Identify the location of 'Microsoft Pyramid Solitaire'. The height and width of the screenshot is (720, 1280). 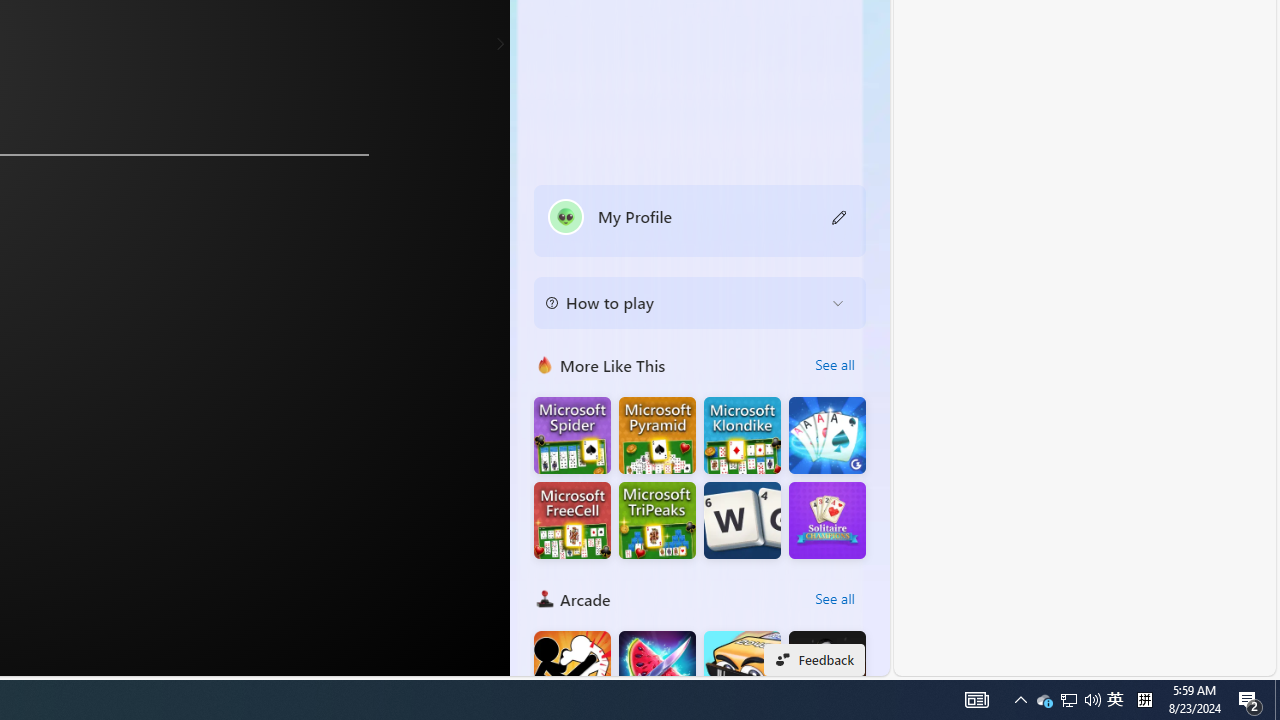
(657, 434).